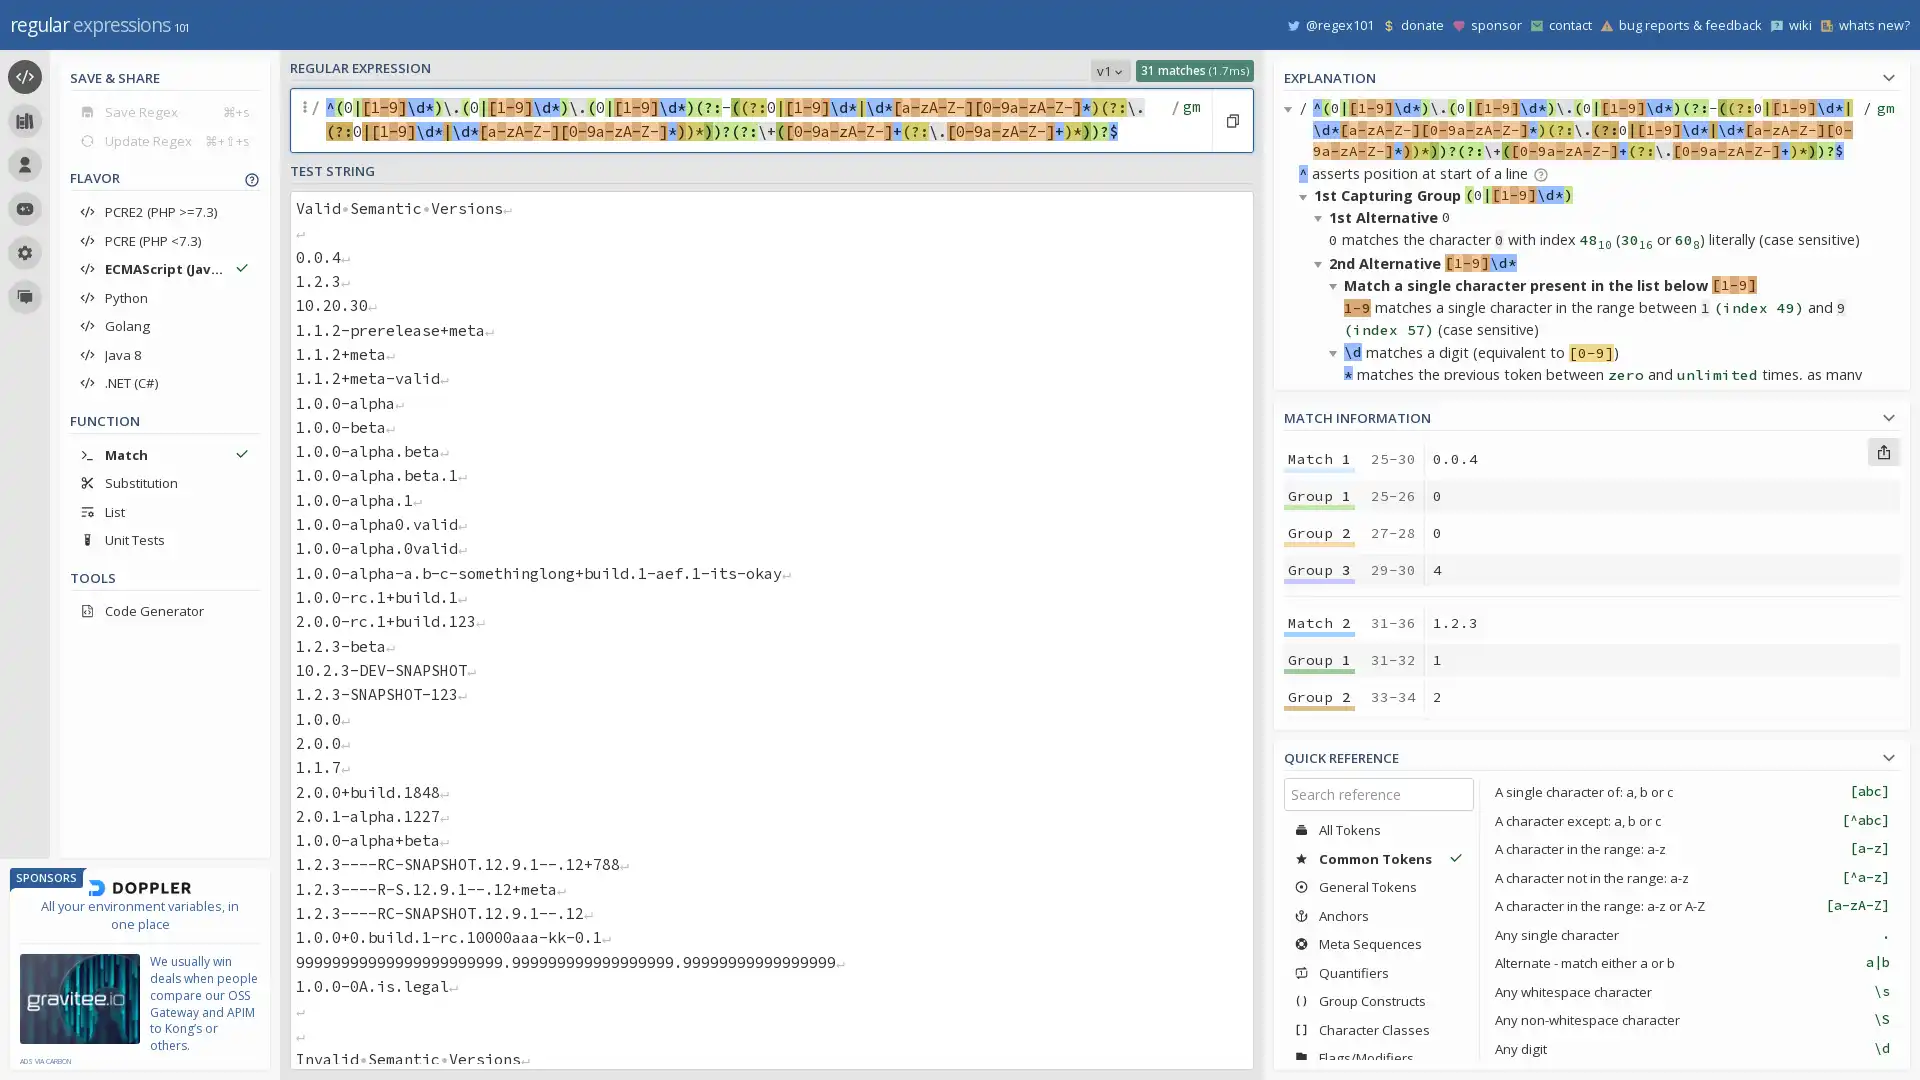 Image resolution: width=1920 pixels, height=1080 pixels. What do you see at coordinates (1306, 196) in the screenshot?
I see `Collapse Subtree` at bounding box center [1306, 196].